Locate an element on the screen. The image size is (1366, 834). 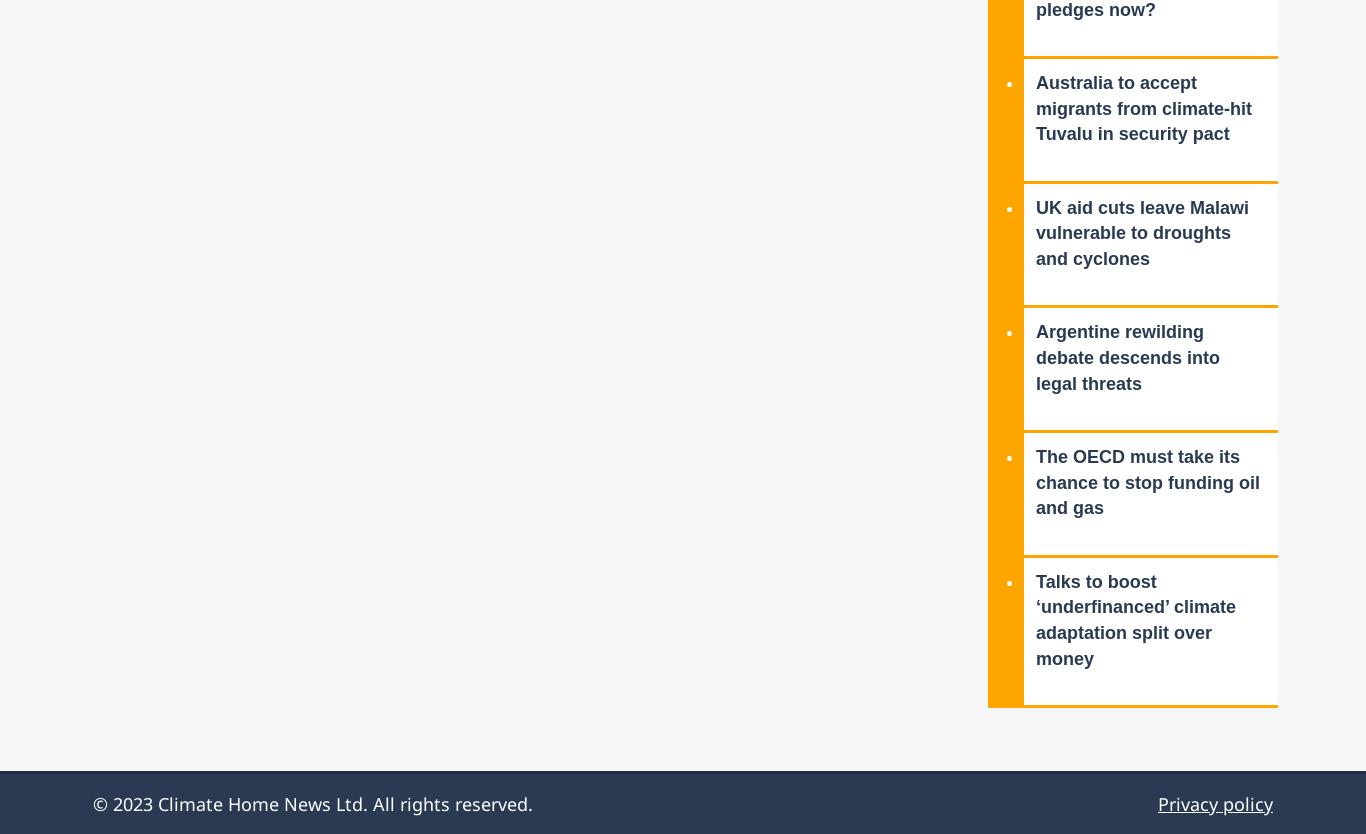
'The OECD must take its chance to stop funding oil and gas' is located at coordinates (1147, 481).